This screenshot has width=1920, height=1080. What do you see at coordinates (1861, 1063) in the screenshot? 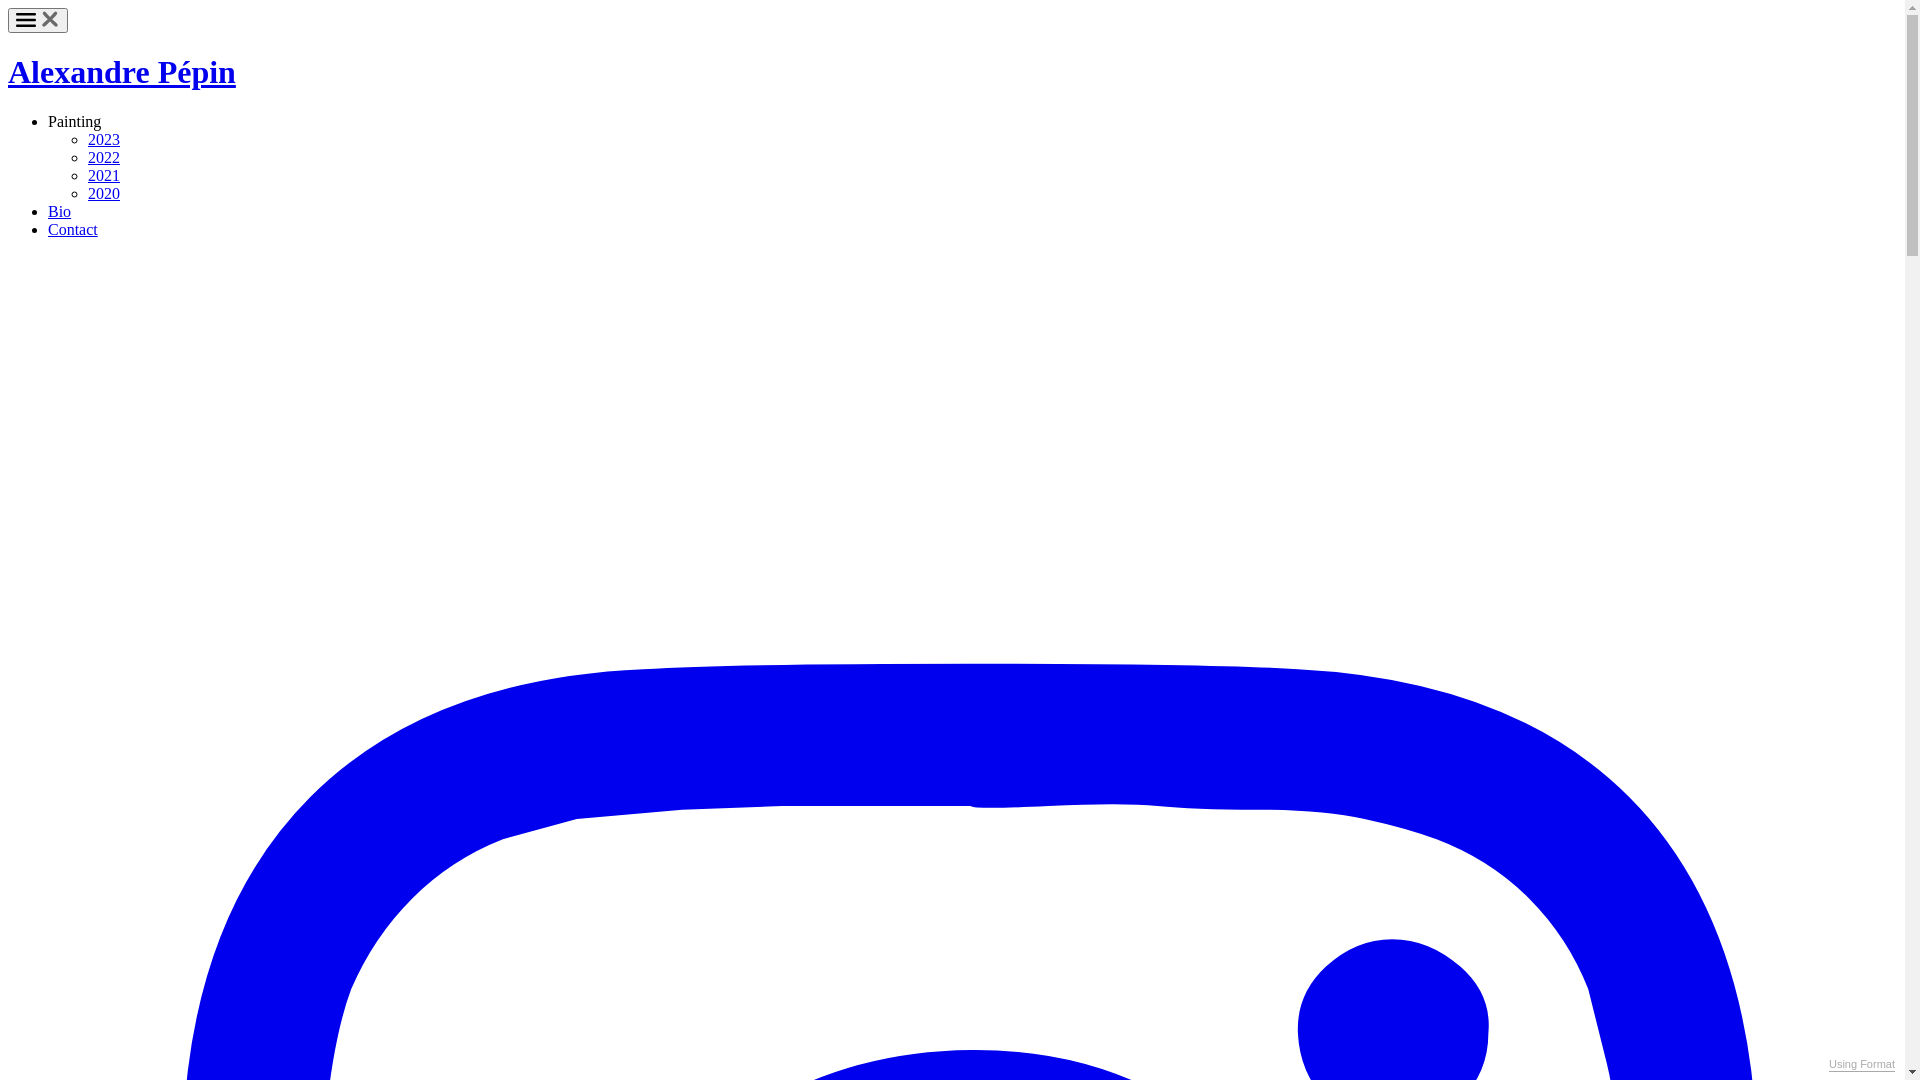
I see `'Using Format'` at bounding box center [1861, 1063].